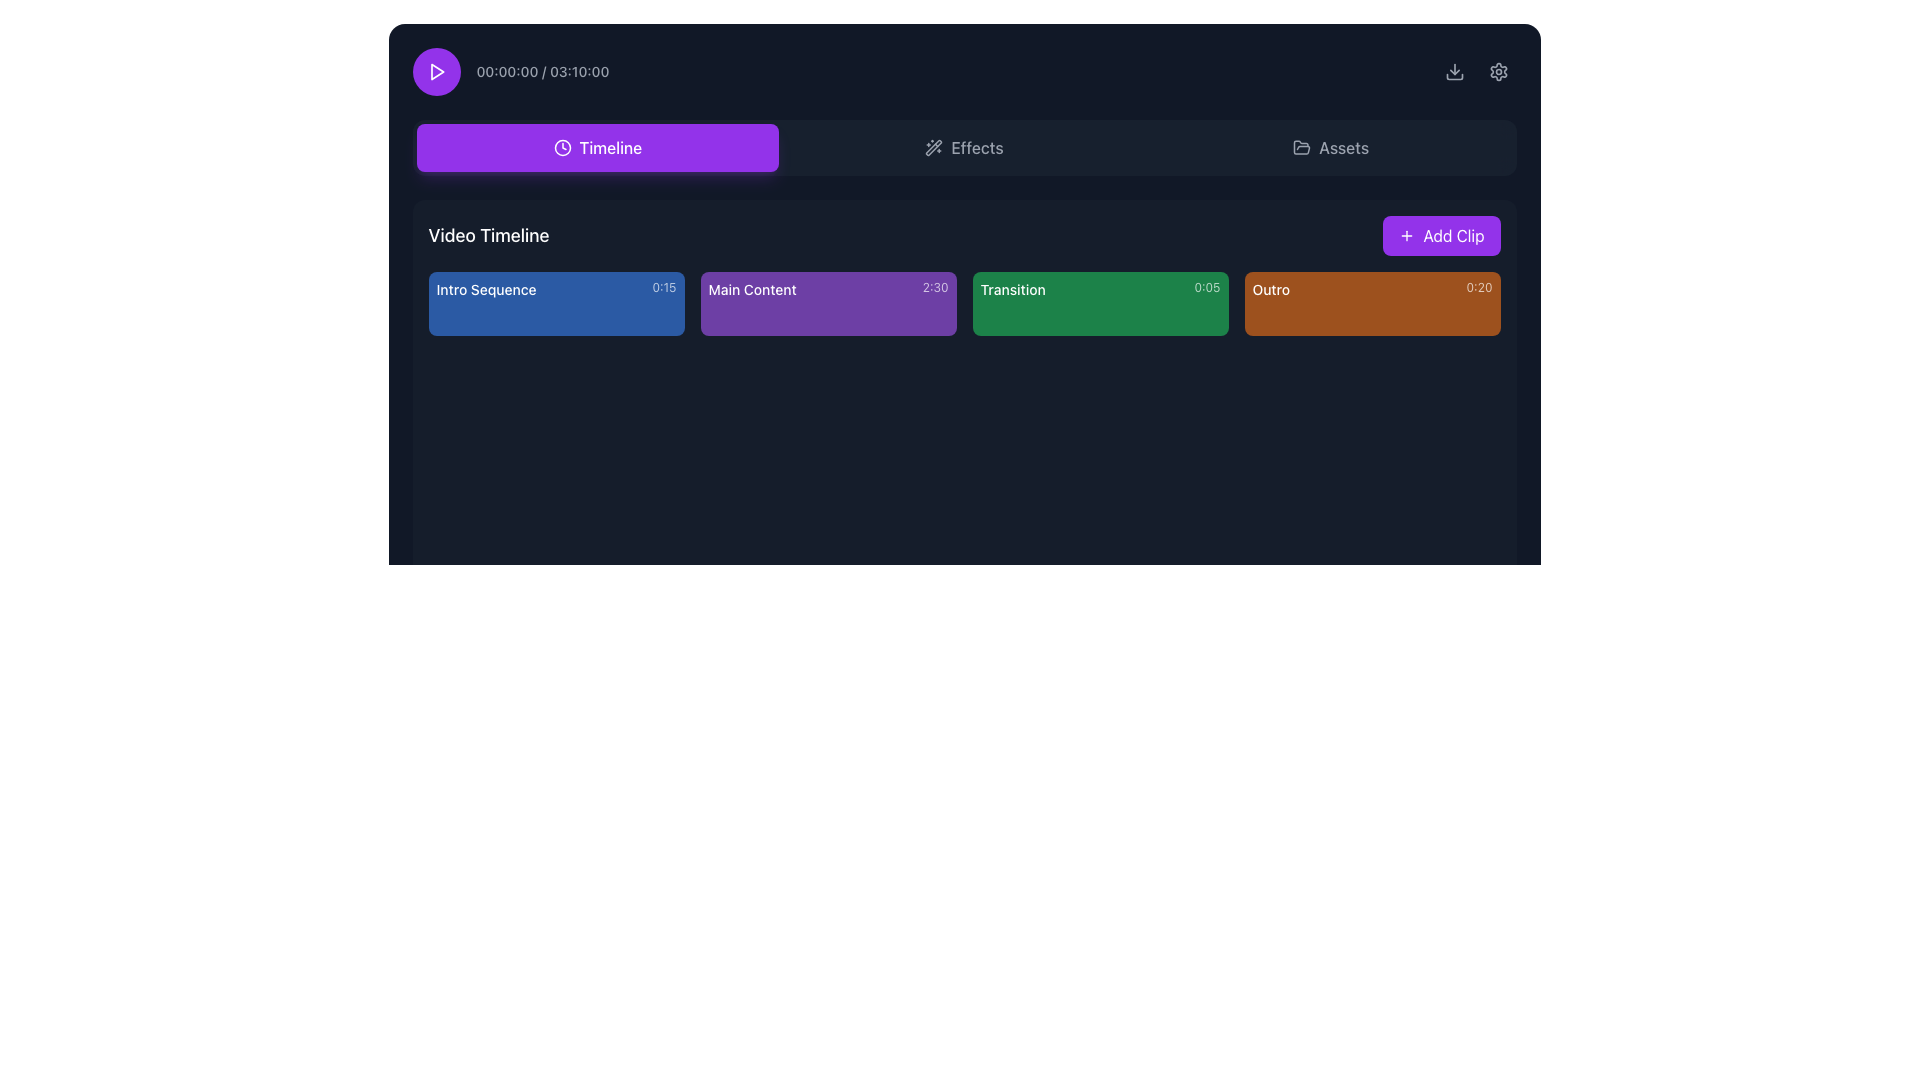  Describe the element at coordinates (964, 304) in the screenshot. I see `the Segment indicator within the timeline, which has a green background and displays the text 'Transition' with a duration of '0:05'. This element is the third segment in the sequence of the 'Video Timeline'` at that location.